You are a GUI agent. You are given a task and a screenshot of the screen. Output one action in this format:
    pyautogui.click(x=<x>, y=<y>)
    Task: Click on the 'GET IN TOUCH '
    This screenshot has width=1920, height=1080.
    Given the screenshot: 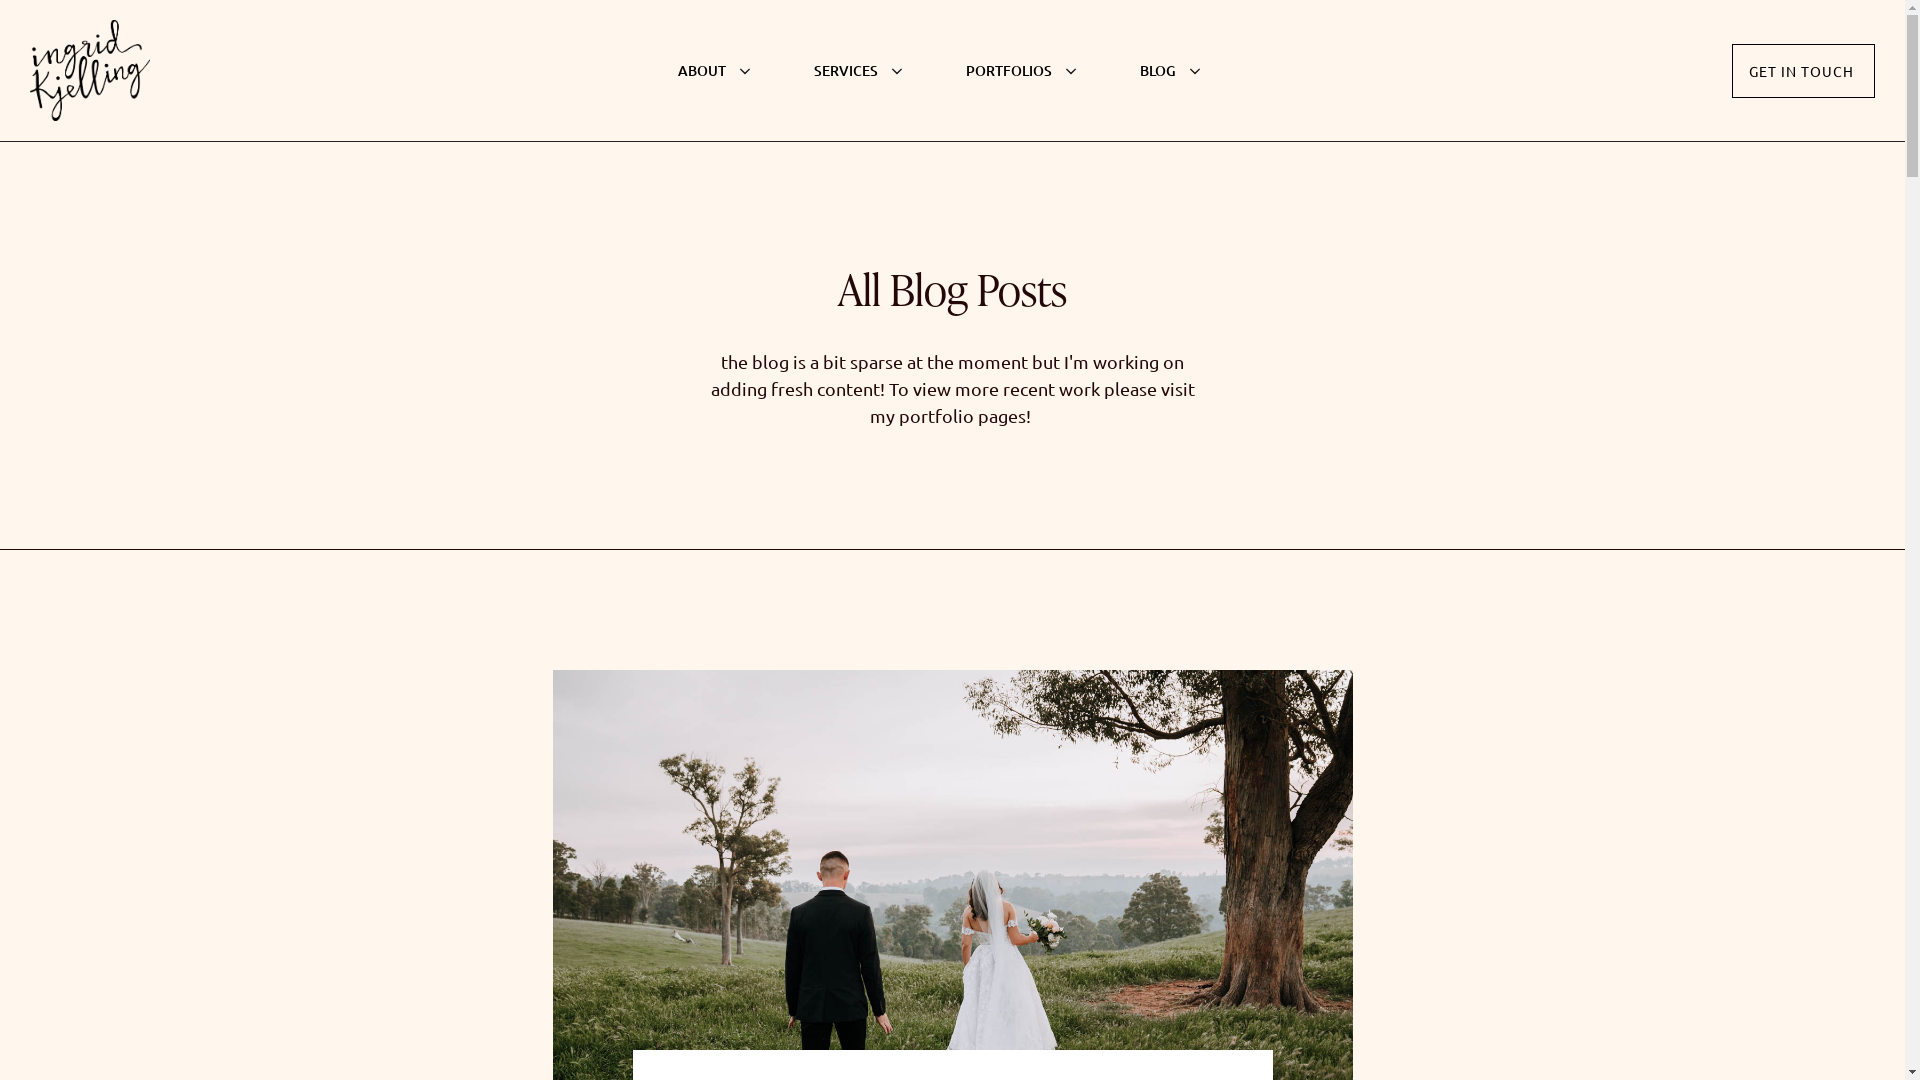 What is the action you would take?
    pyautogui.click(x=1803, y=69)
    